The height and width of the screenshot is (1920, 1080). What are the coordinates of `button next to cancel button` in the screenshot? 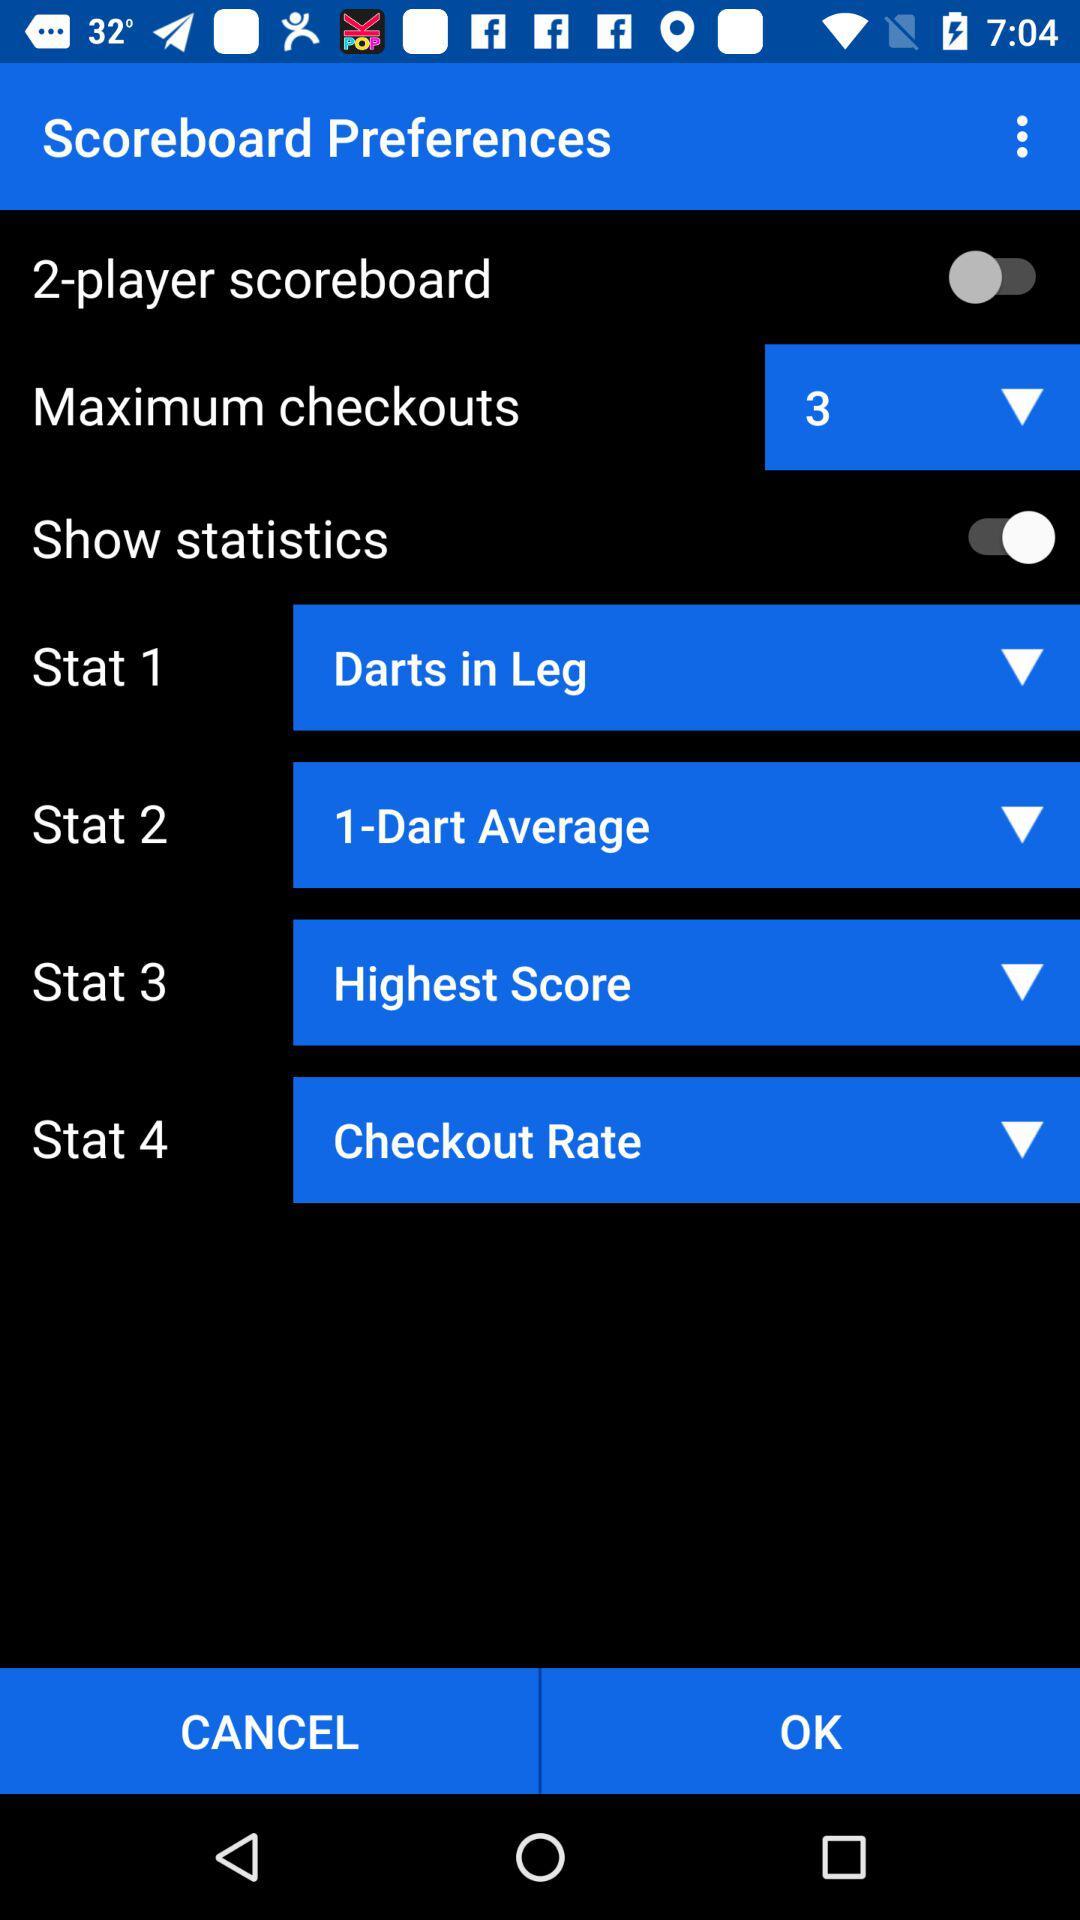 It's located at (810, 1730).